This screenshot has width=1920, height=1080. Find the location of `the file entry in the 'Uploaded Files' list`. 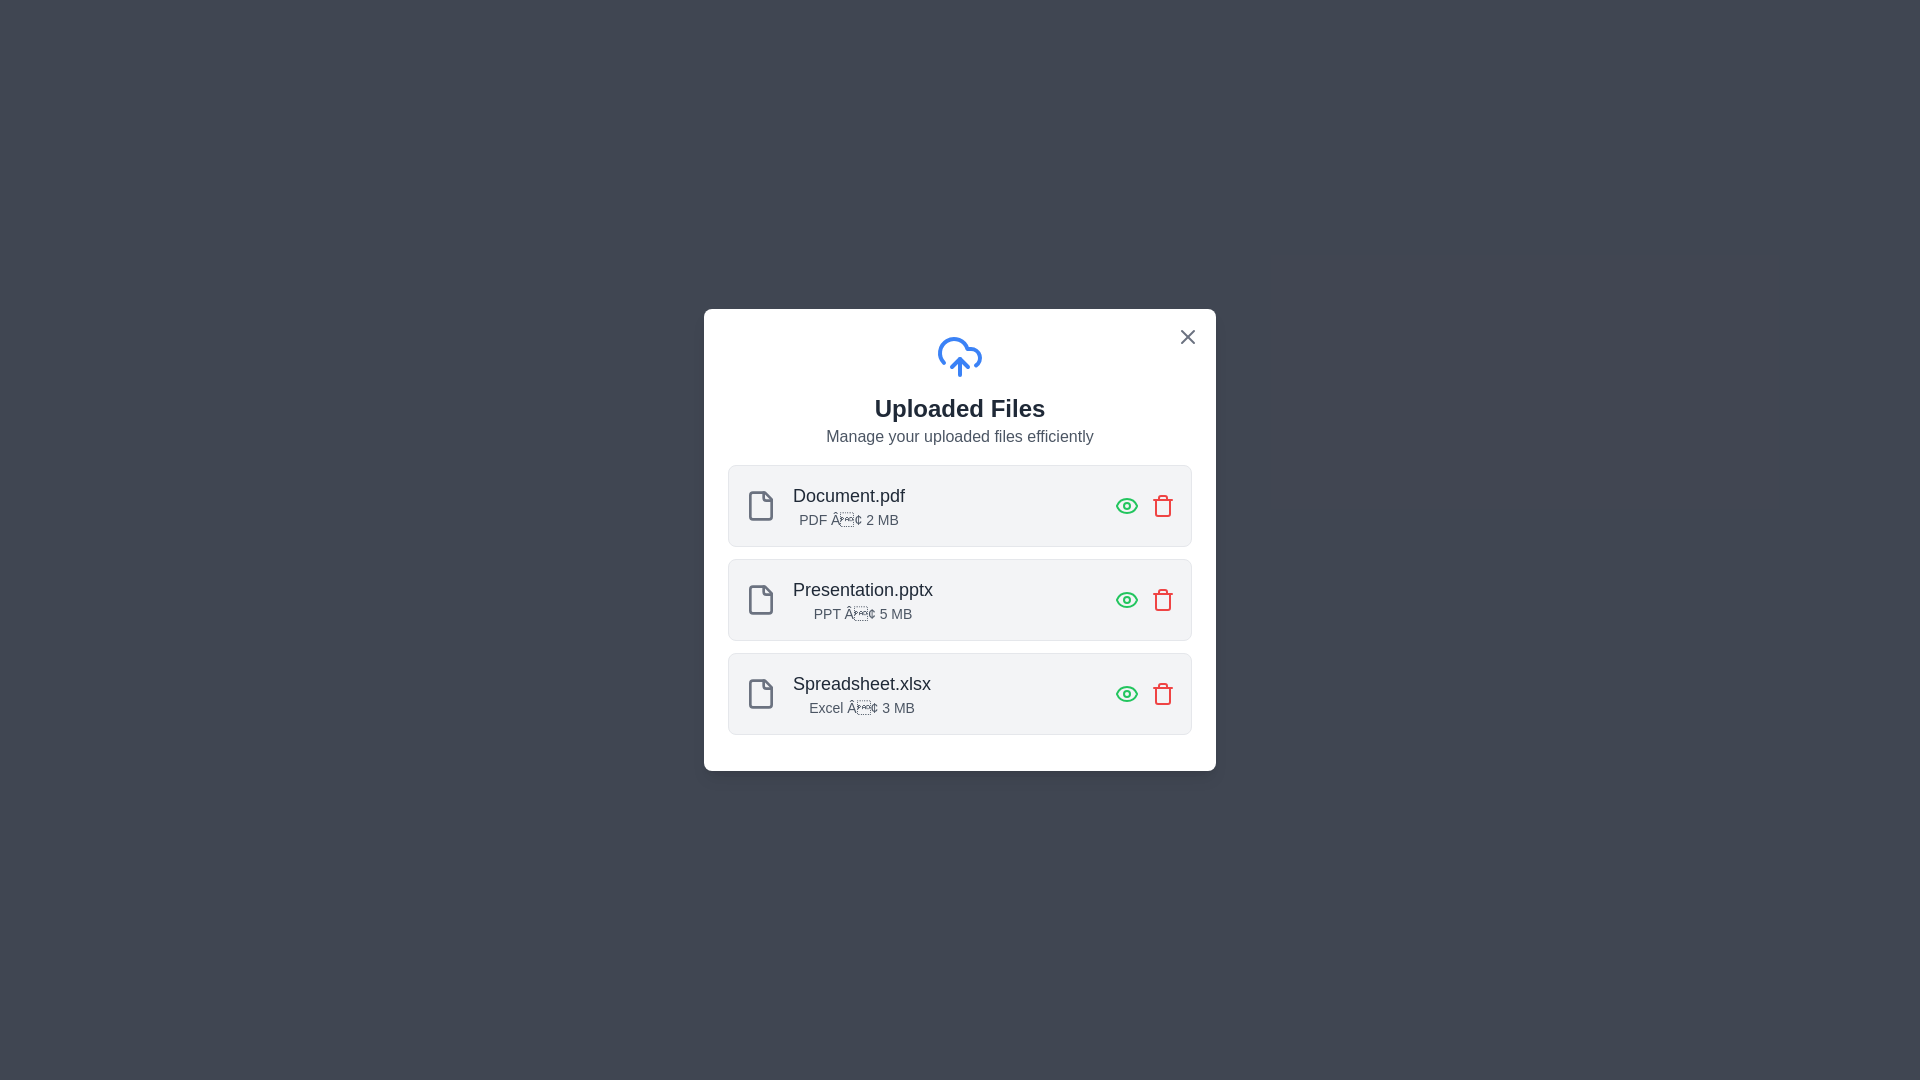

the file entry in the 'Uploaded Files' list is located at coordinates (960, 599).